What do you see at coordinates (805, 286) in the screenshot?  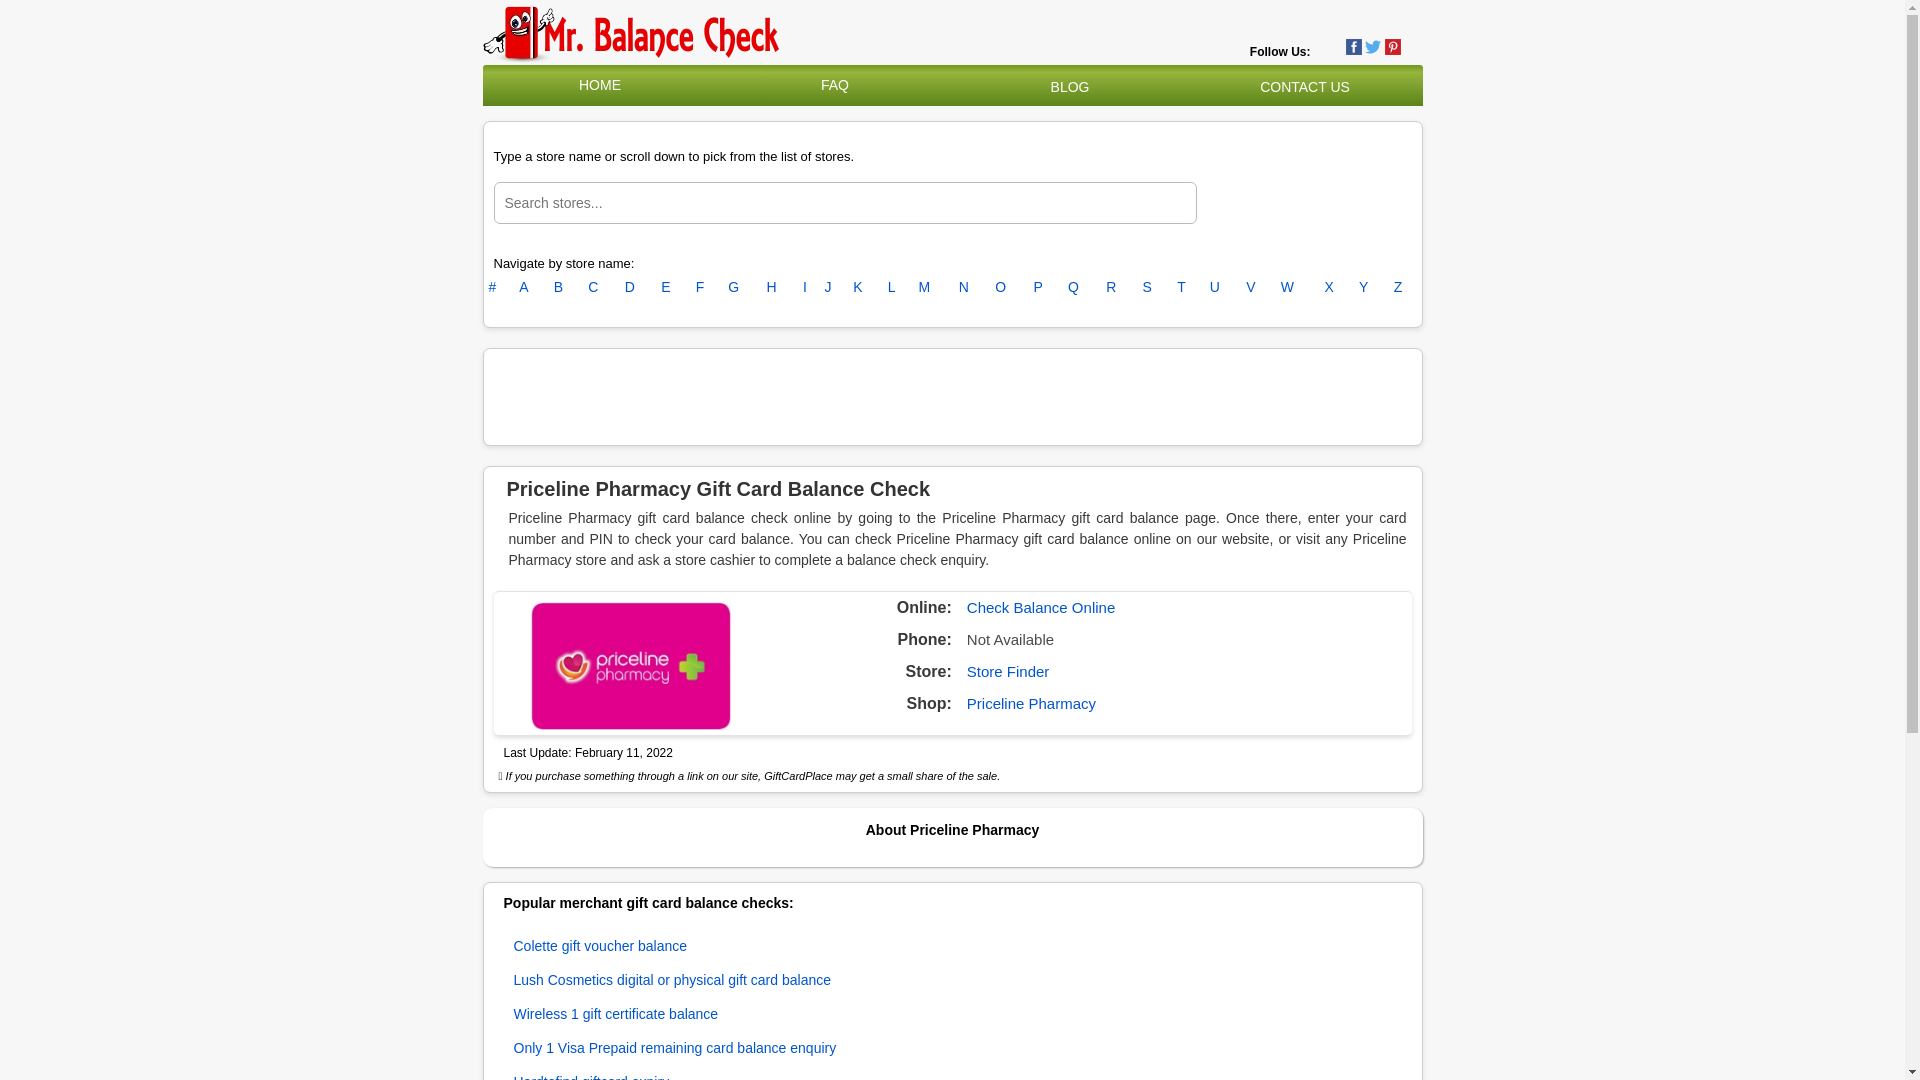 I see `'I'` at bounding box center [805, 286].